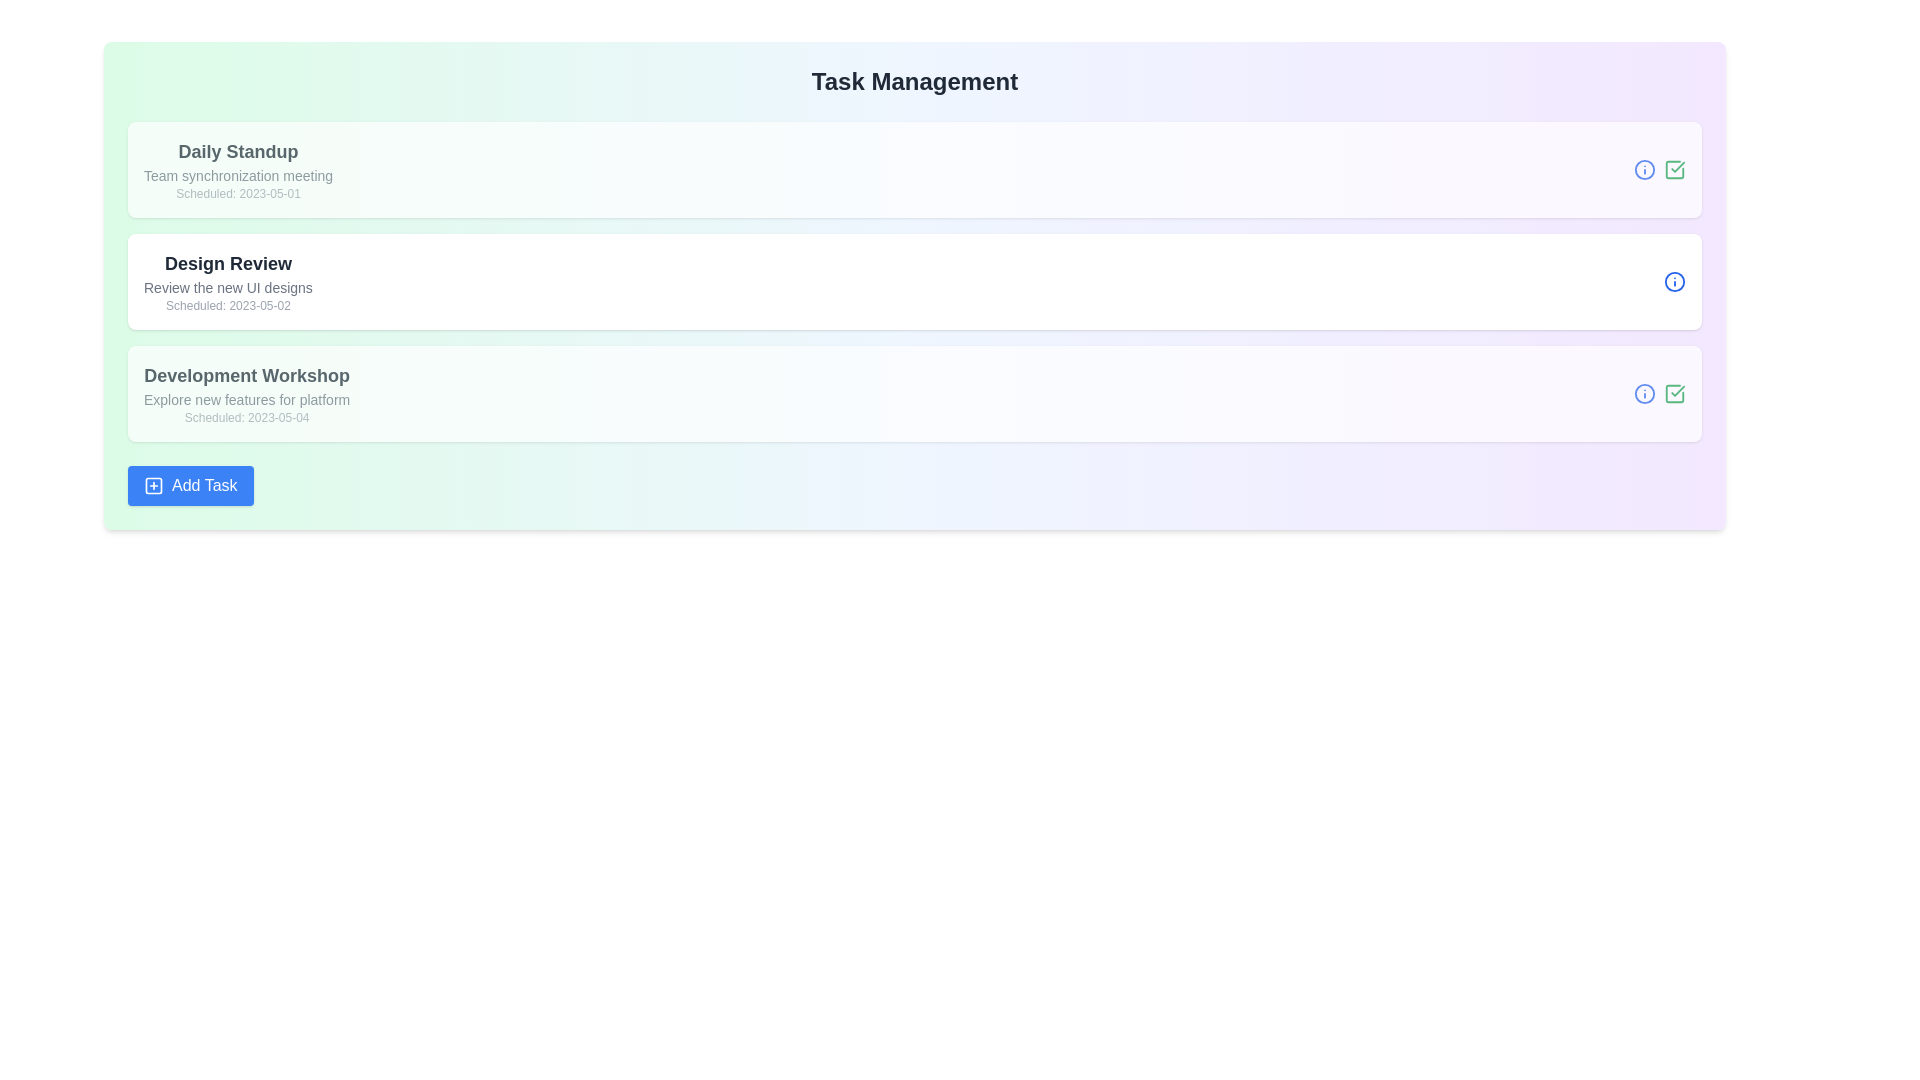 This screenshot has width=1920, height=1080. What do you see at coordinates (1675, 393) in the screenshot?
I see `the CheckSquare icon of a completed task identified by its title Development Workshop` at bounding box center [1675, 393].